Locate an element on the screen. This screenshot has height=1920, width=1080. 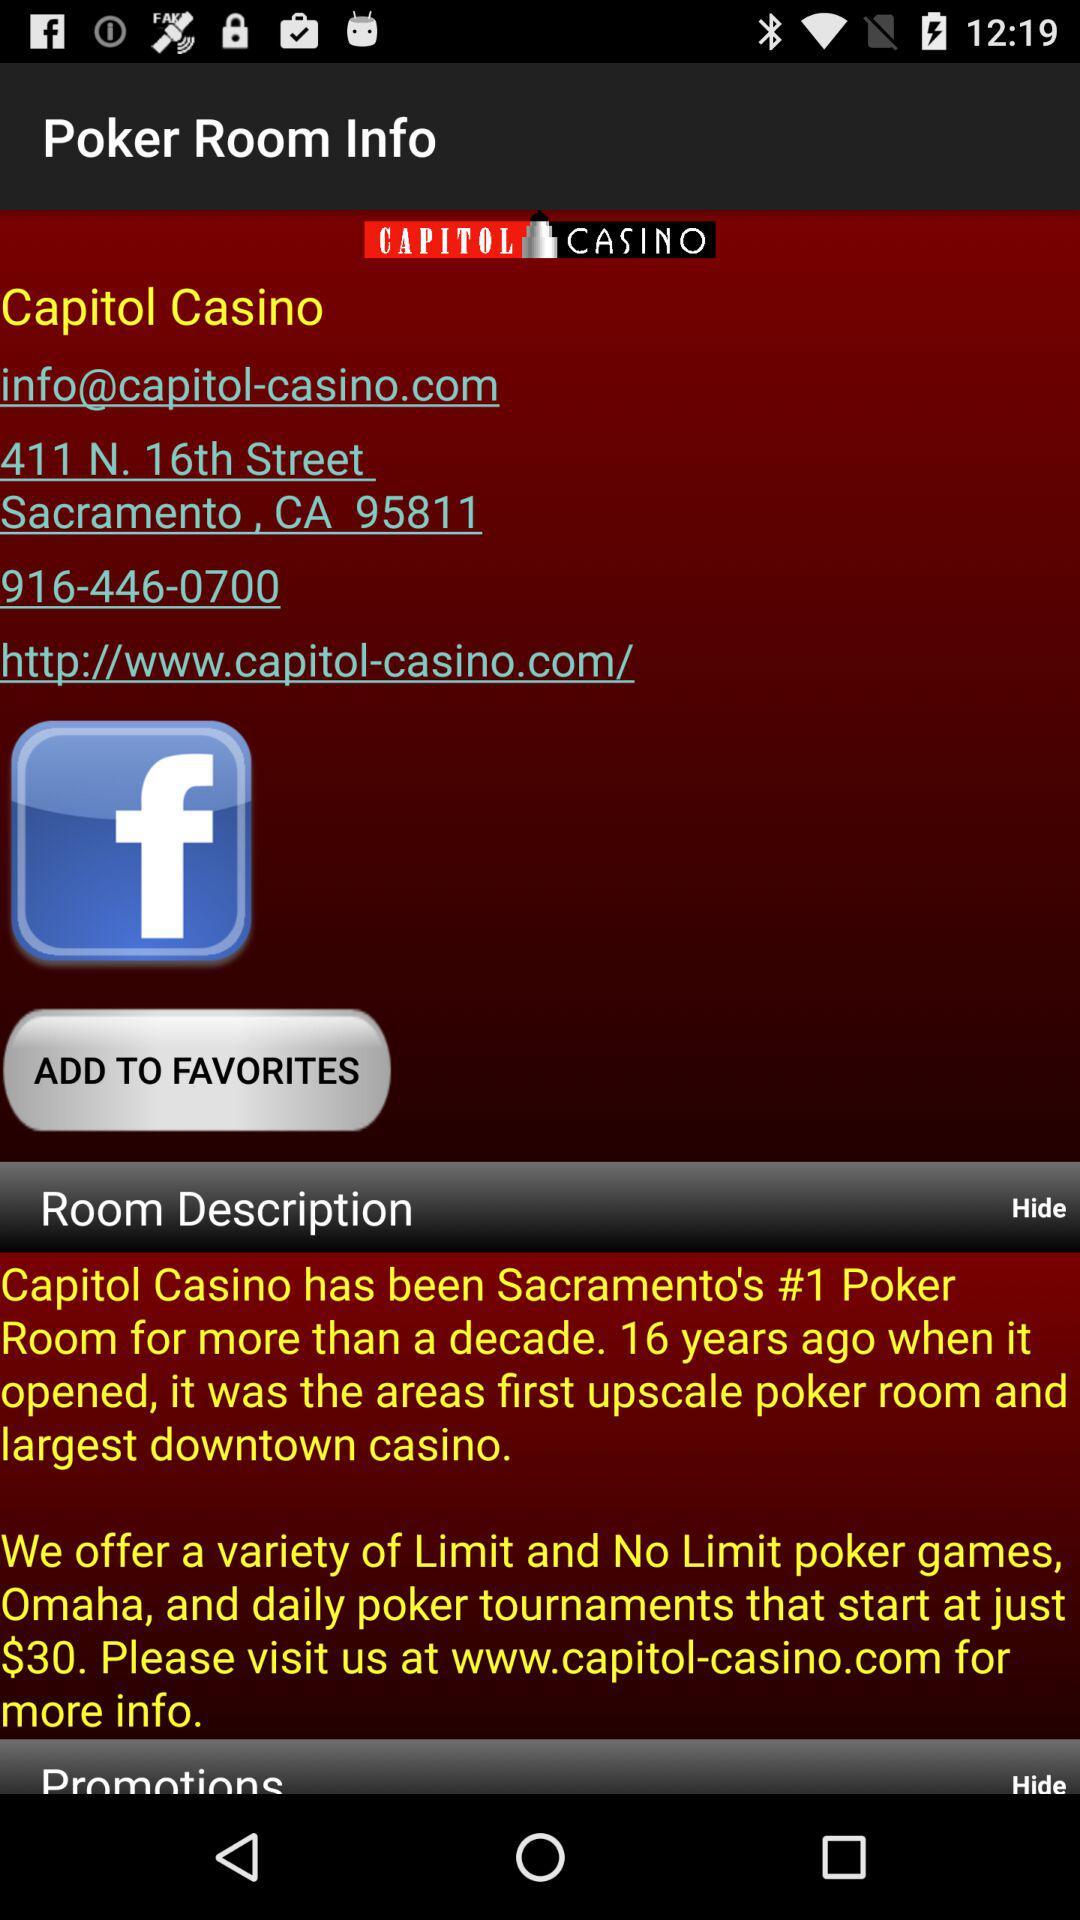
the add to favorites button is located at coordinates (196, 1068).